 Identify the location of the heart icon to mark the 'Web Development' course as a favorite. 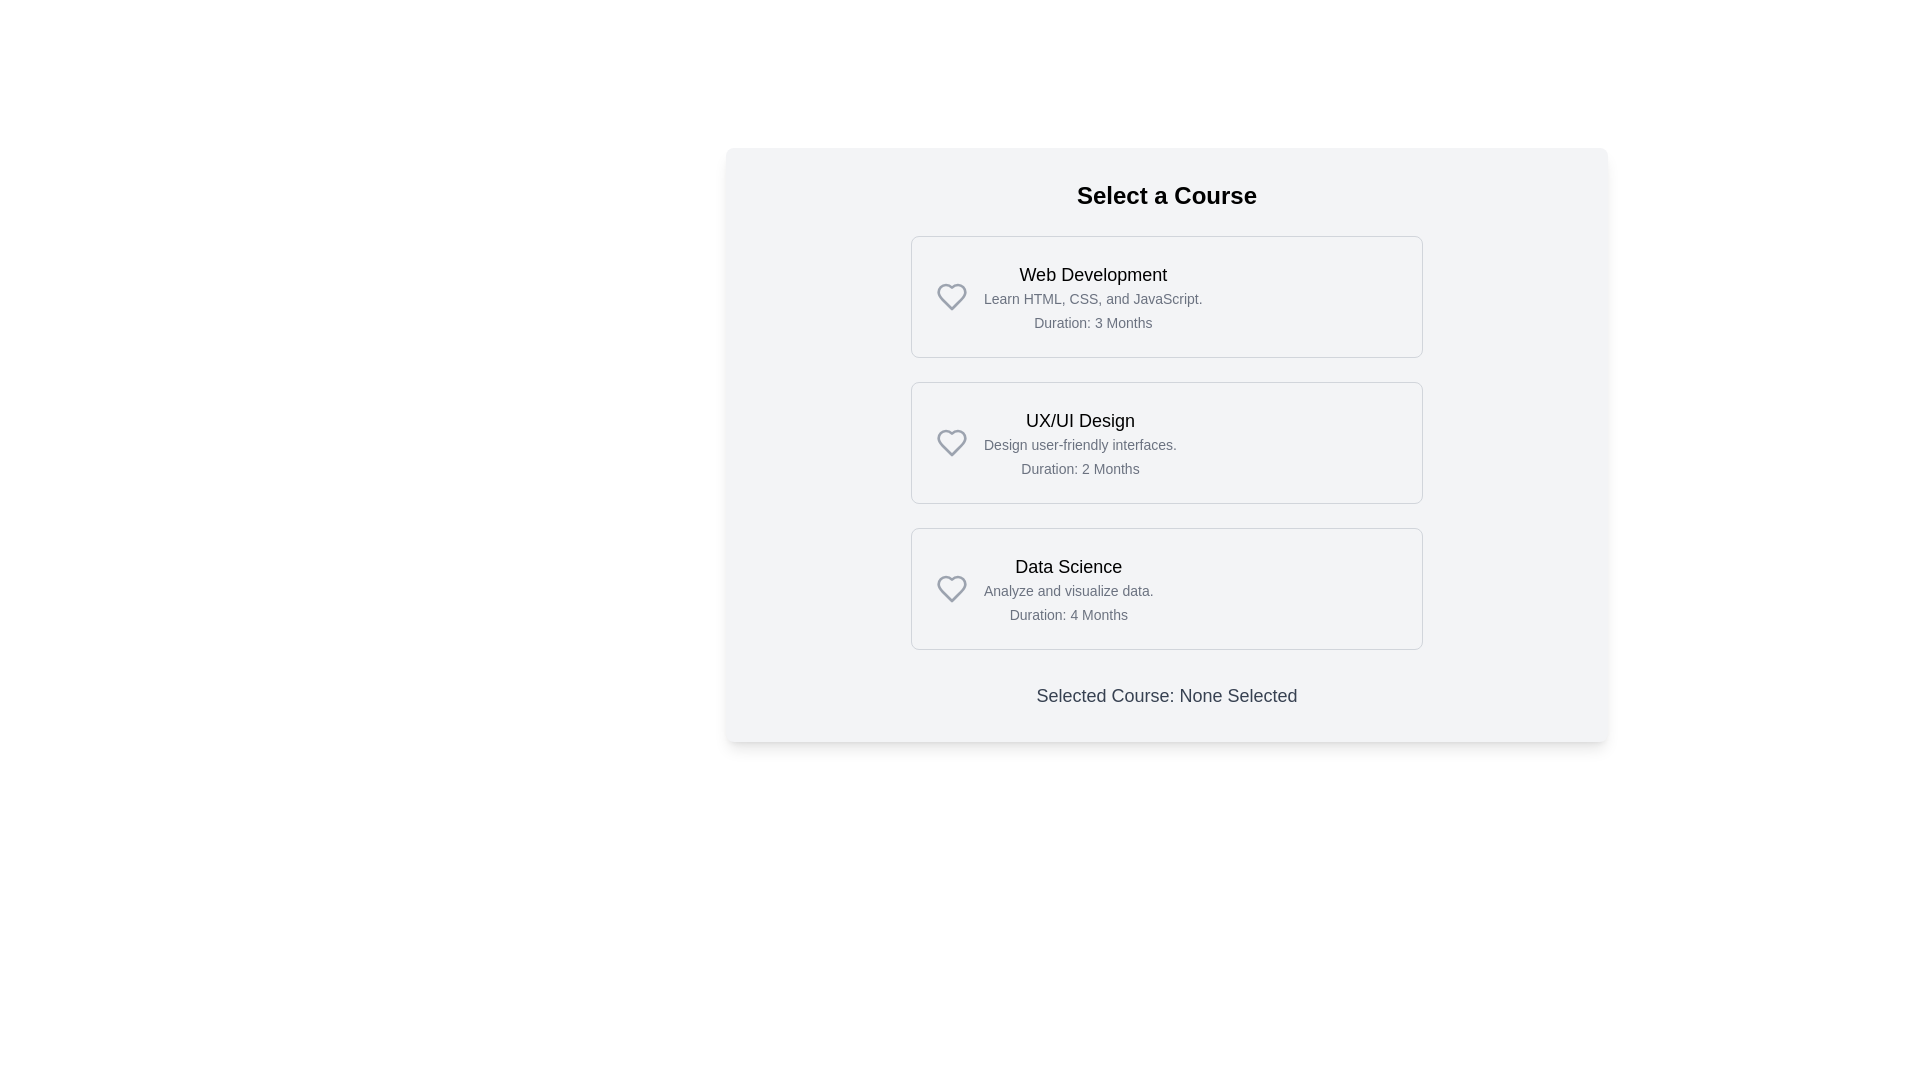
(950, 297).